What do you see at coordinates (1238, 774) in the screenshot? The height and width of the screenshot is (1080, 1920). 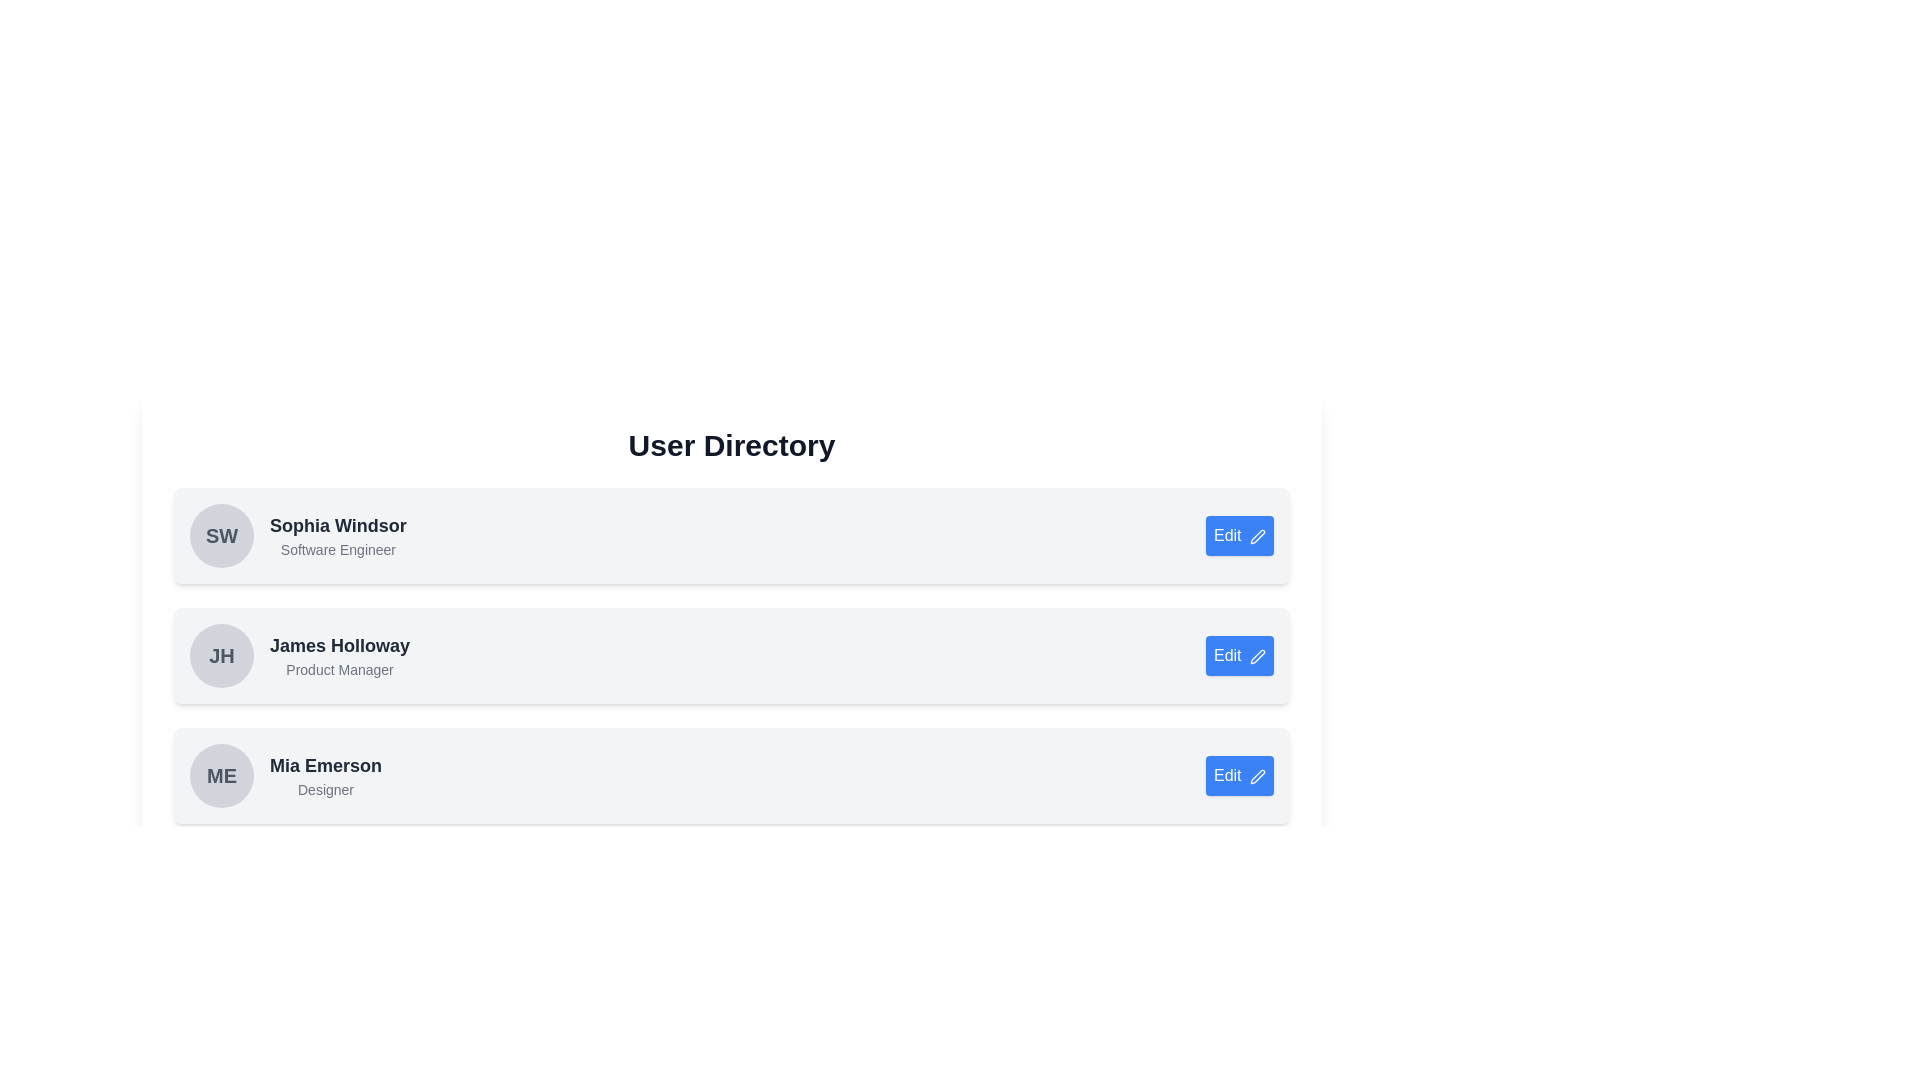 I see `the edit button located at the bottom-right of Mia Emerson's user info card` at bounding box center [1238, 774].